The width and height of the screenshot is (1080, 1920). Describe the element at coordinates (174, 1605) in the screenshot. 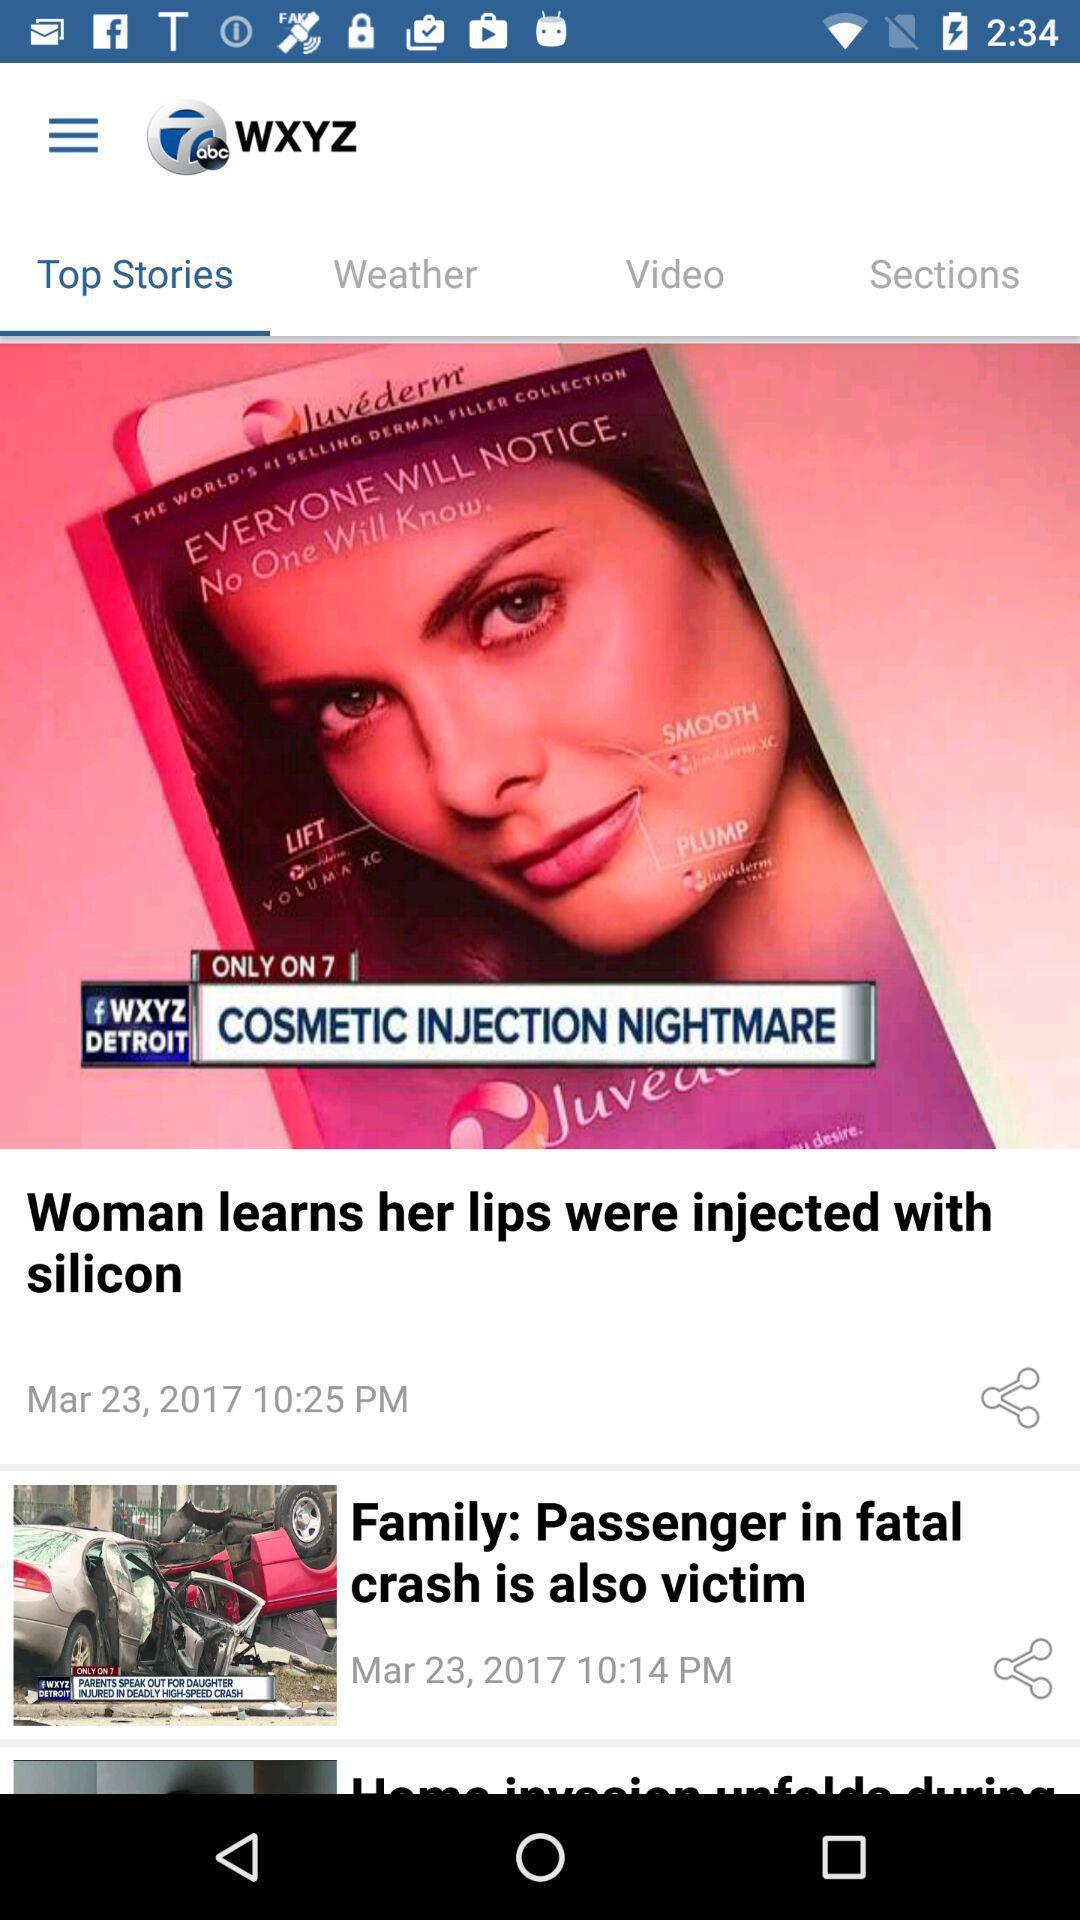

I see `the image which is left hand side of family passenger in fatal crash is also victim` at that location.